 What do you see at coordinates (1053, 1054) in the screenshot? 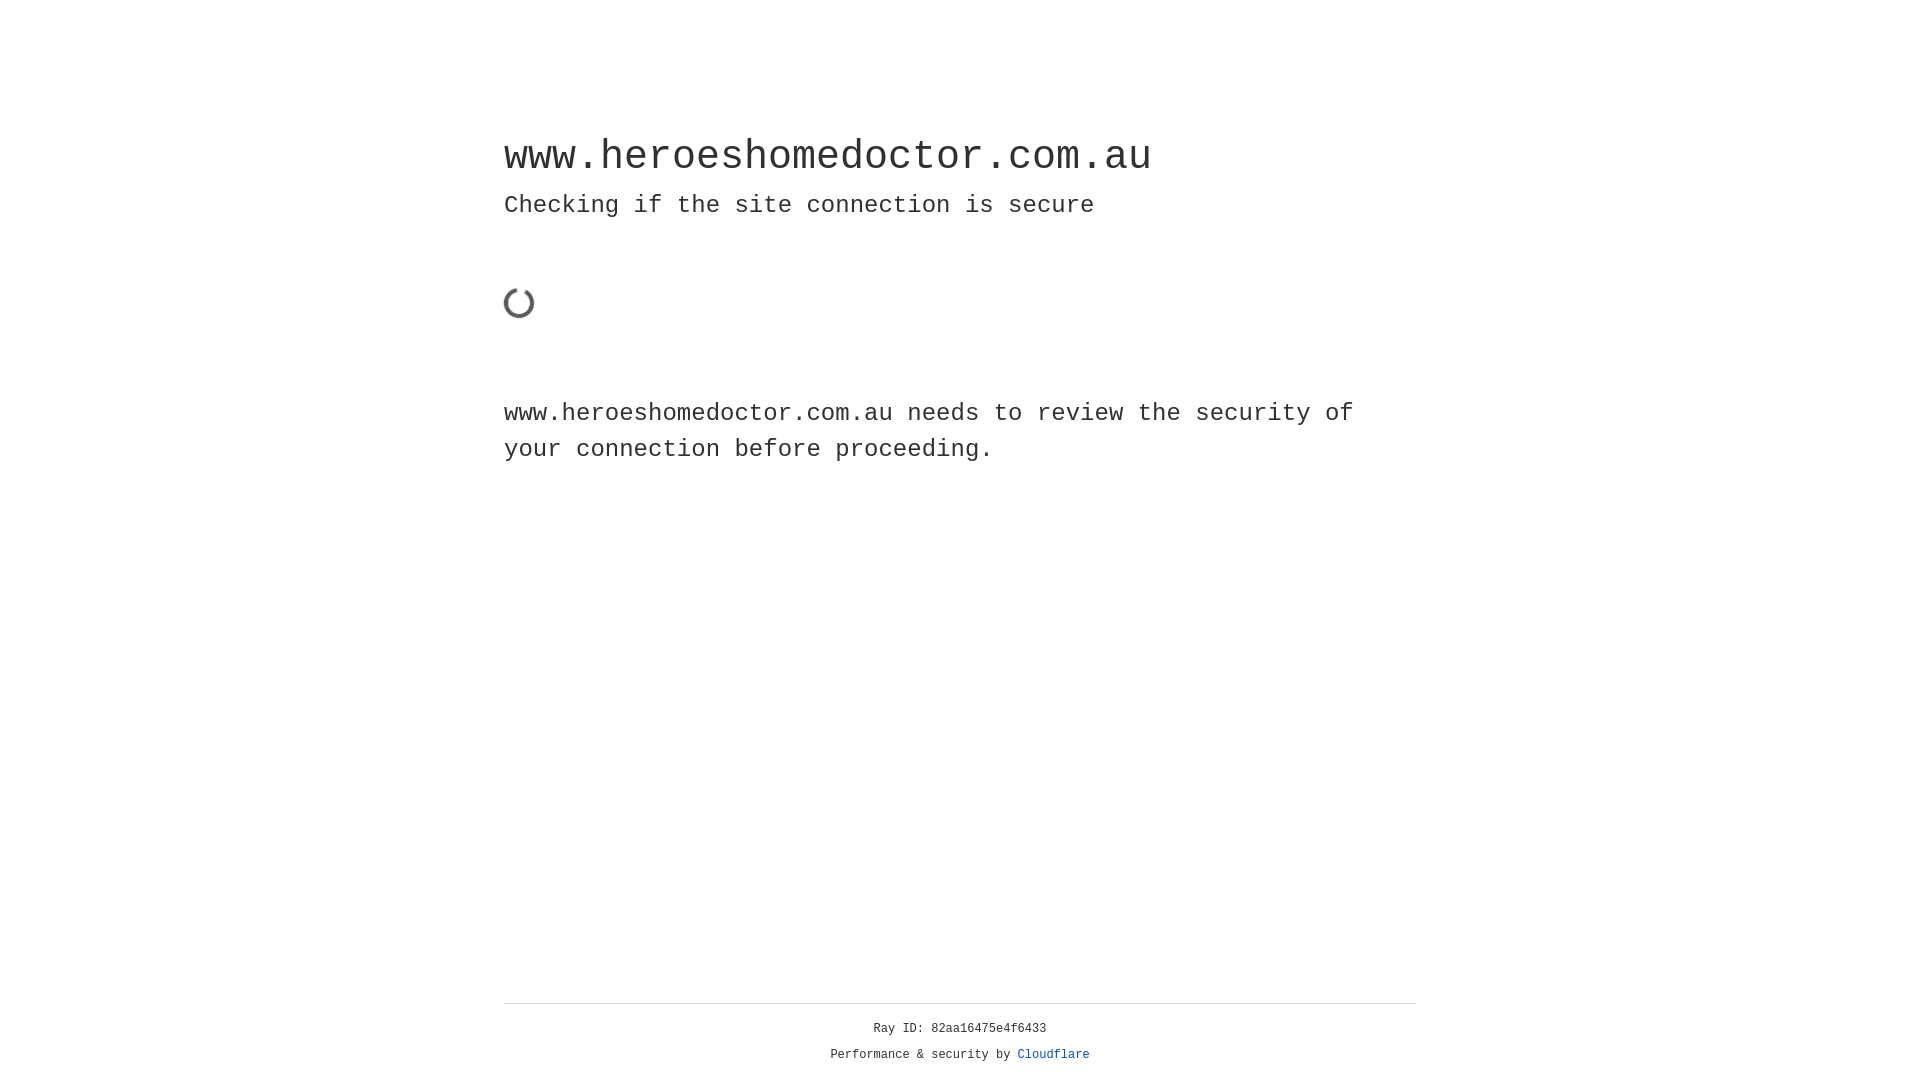
I see `'Cloudflare'` at bounding box center [1053, 1054].